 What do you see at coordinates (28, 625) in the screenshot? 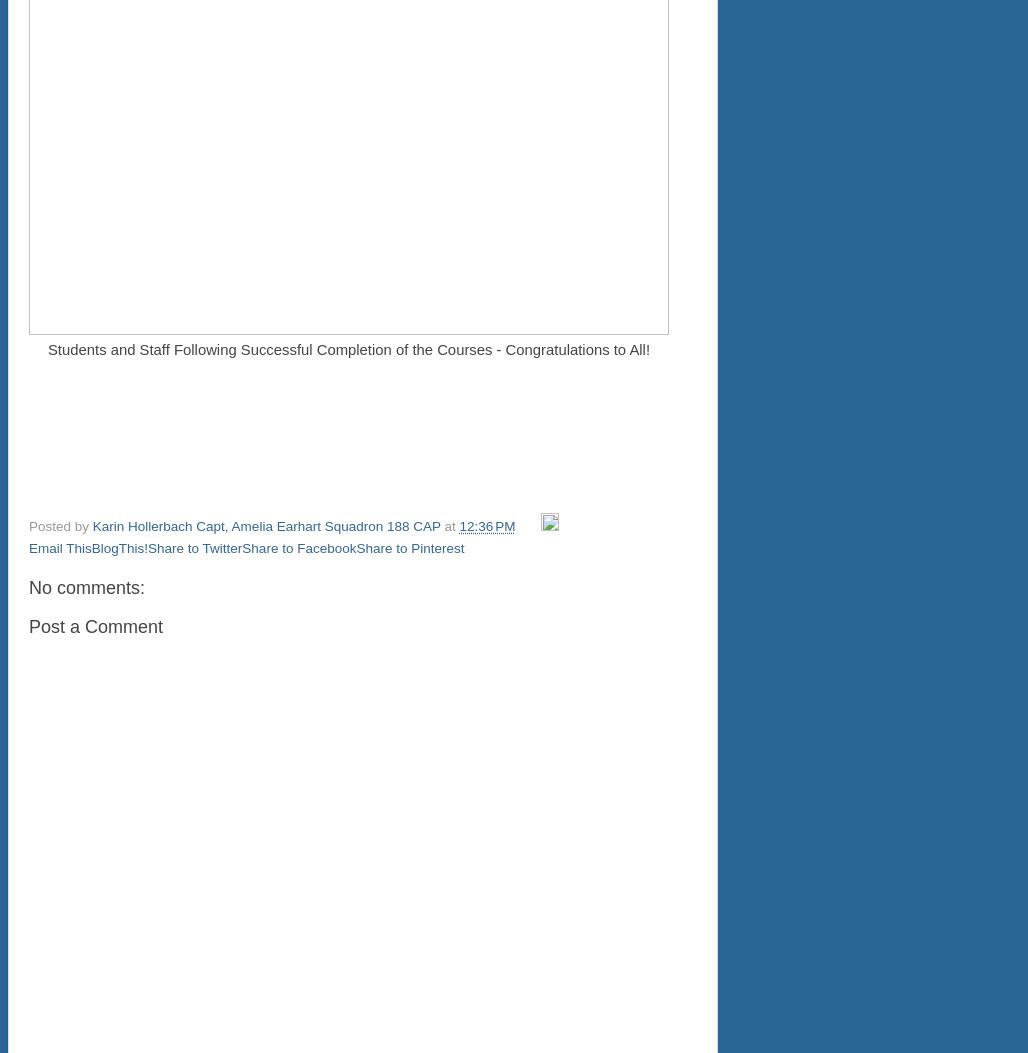
I see `'Post a Comment'` at bounding box center [28, 625].